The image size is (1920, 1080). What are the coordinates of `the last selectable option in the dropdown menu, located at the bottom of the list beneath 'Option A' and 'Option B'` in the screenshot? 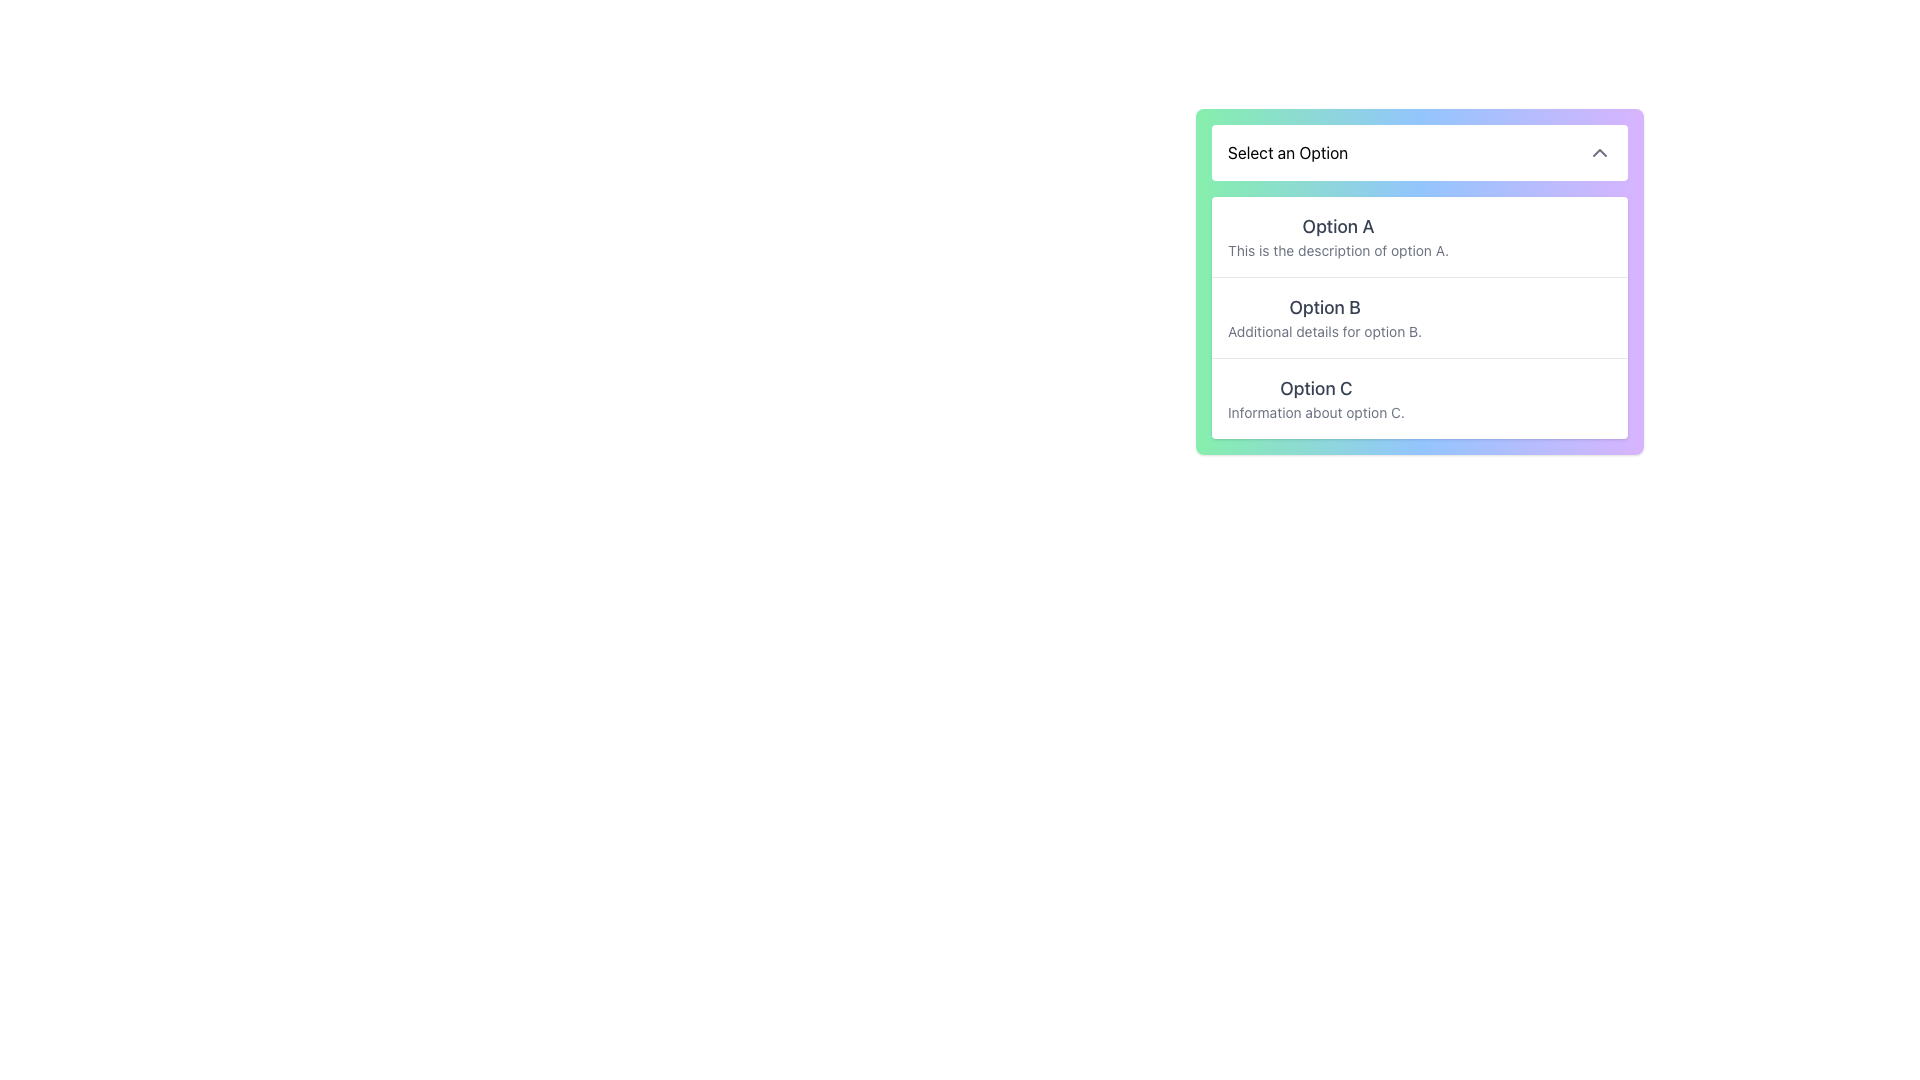 It's located at (1316, 398).